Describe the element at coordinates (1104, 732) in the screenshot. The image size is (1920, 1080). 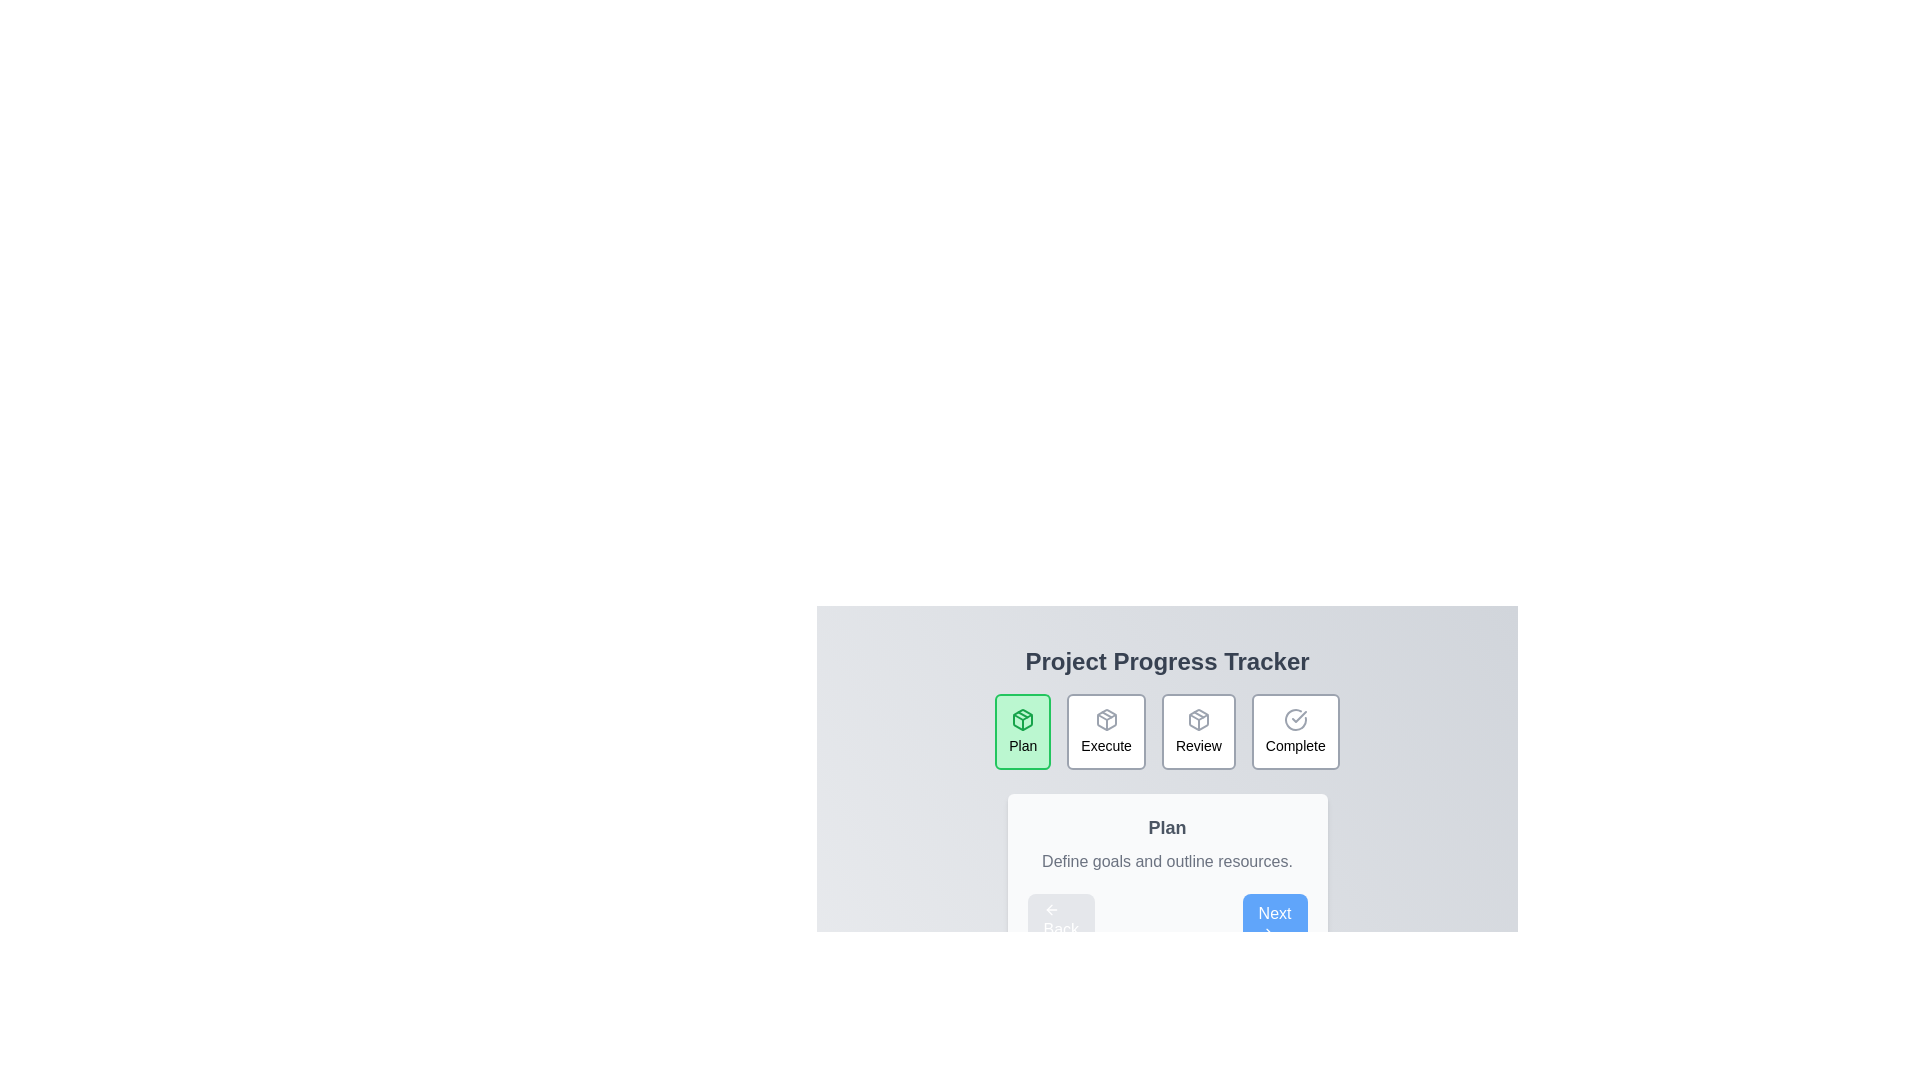
I see `the step labeled Execute to select it` at that location.